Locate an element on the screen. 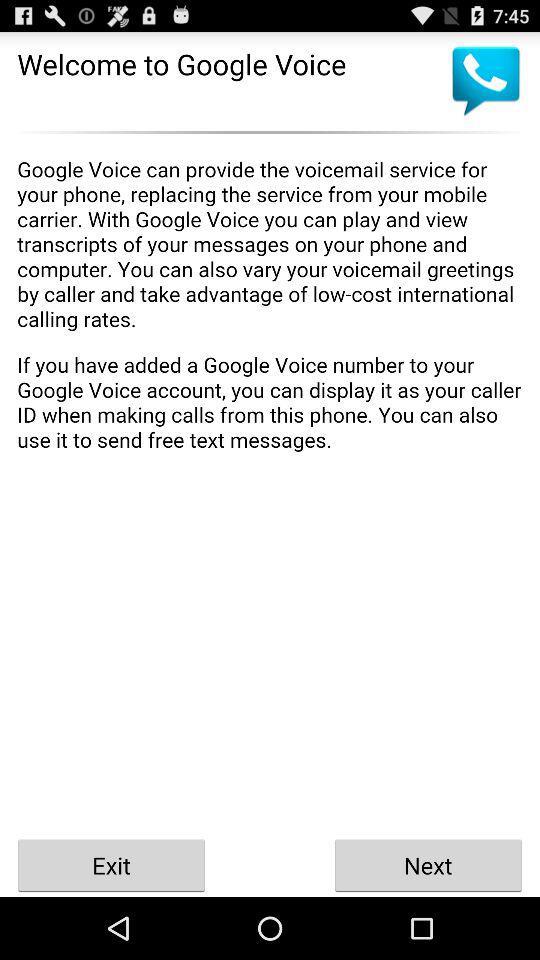 Image resolution: width=540 pixels, height=960 pixels. the icon at the center is located at coordinates (270, 486).